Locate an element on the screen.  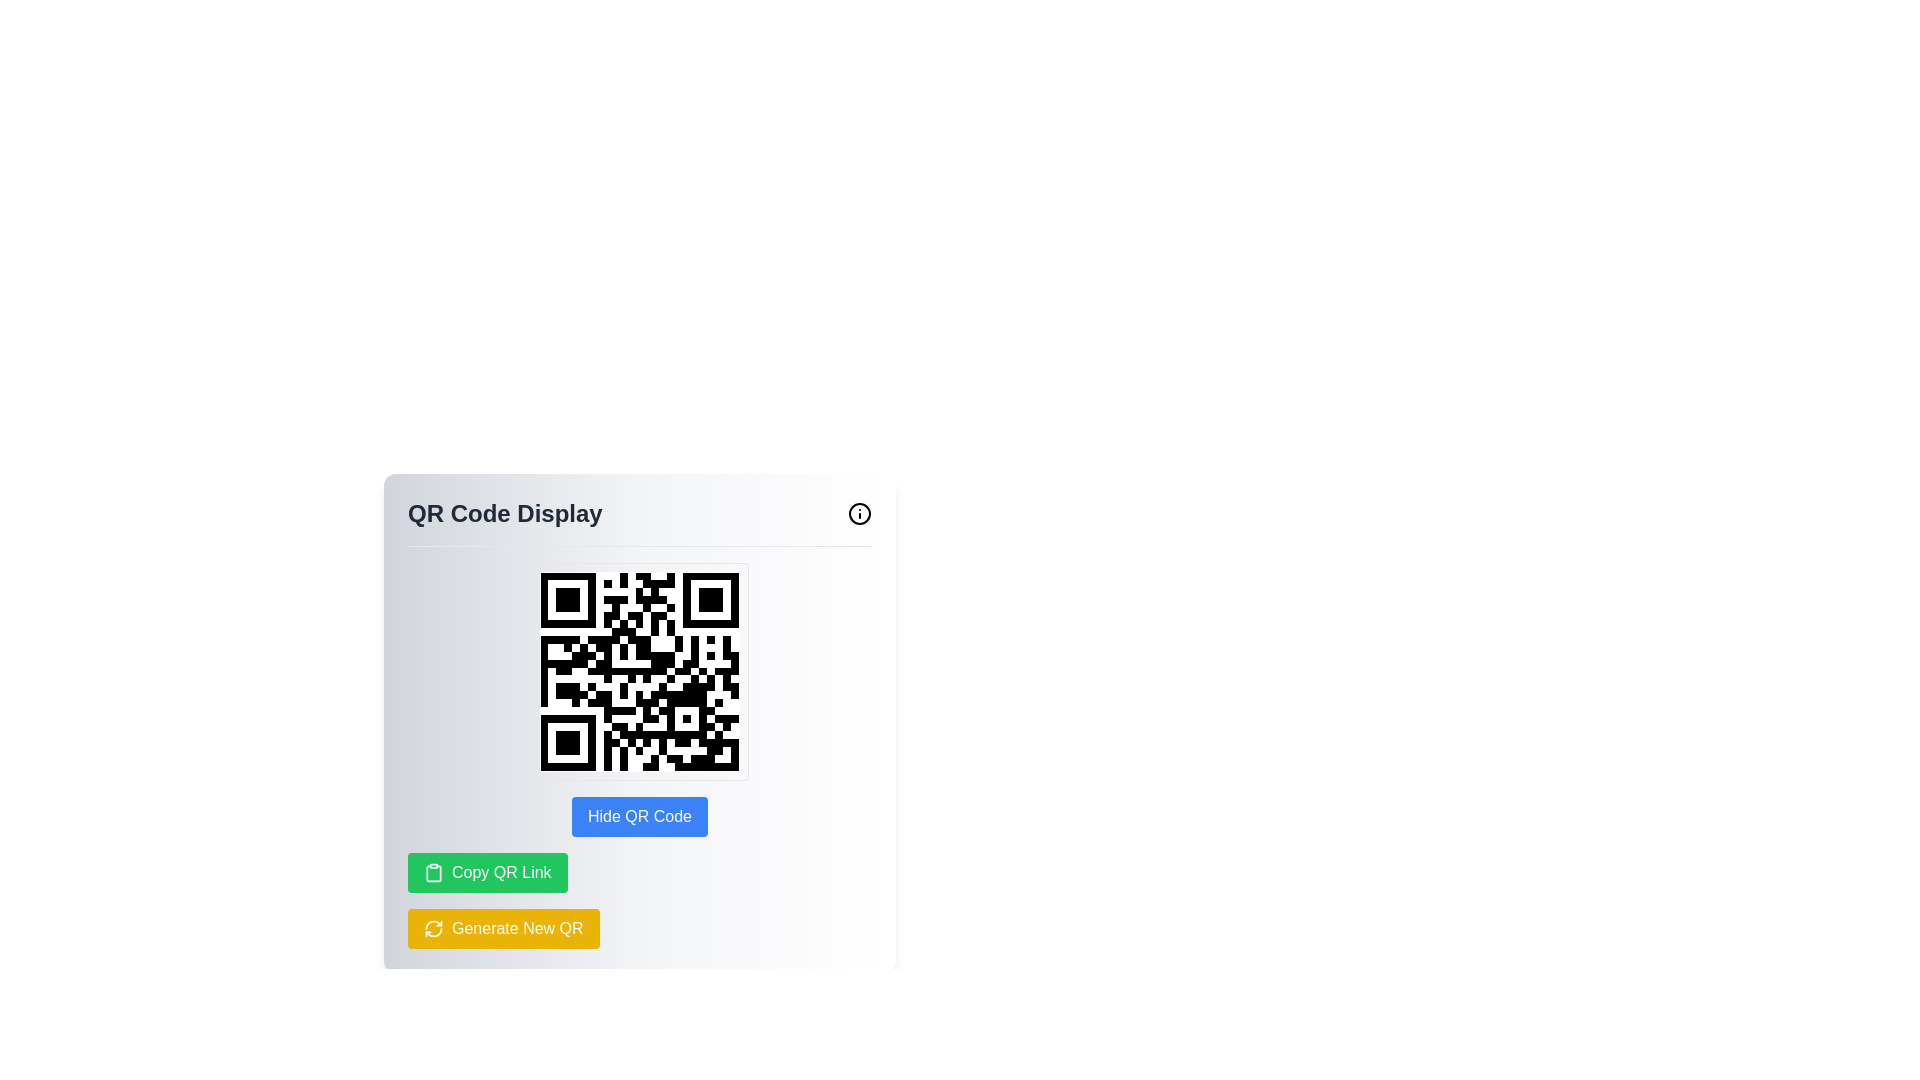
the header labeled 'QR Code Display' for accessibility by moving the cursor to its center point is located at coordinates (638, 520).